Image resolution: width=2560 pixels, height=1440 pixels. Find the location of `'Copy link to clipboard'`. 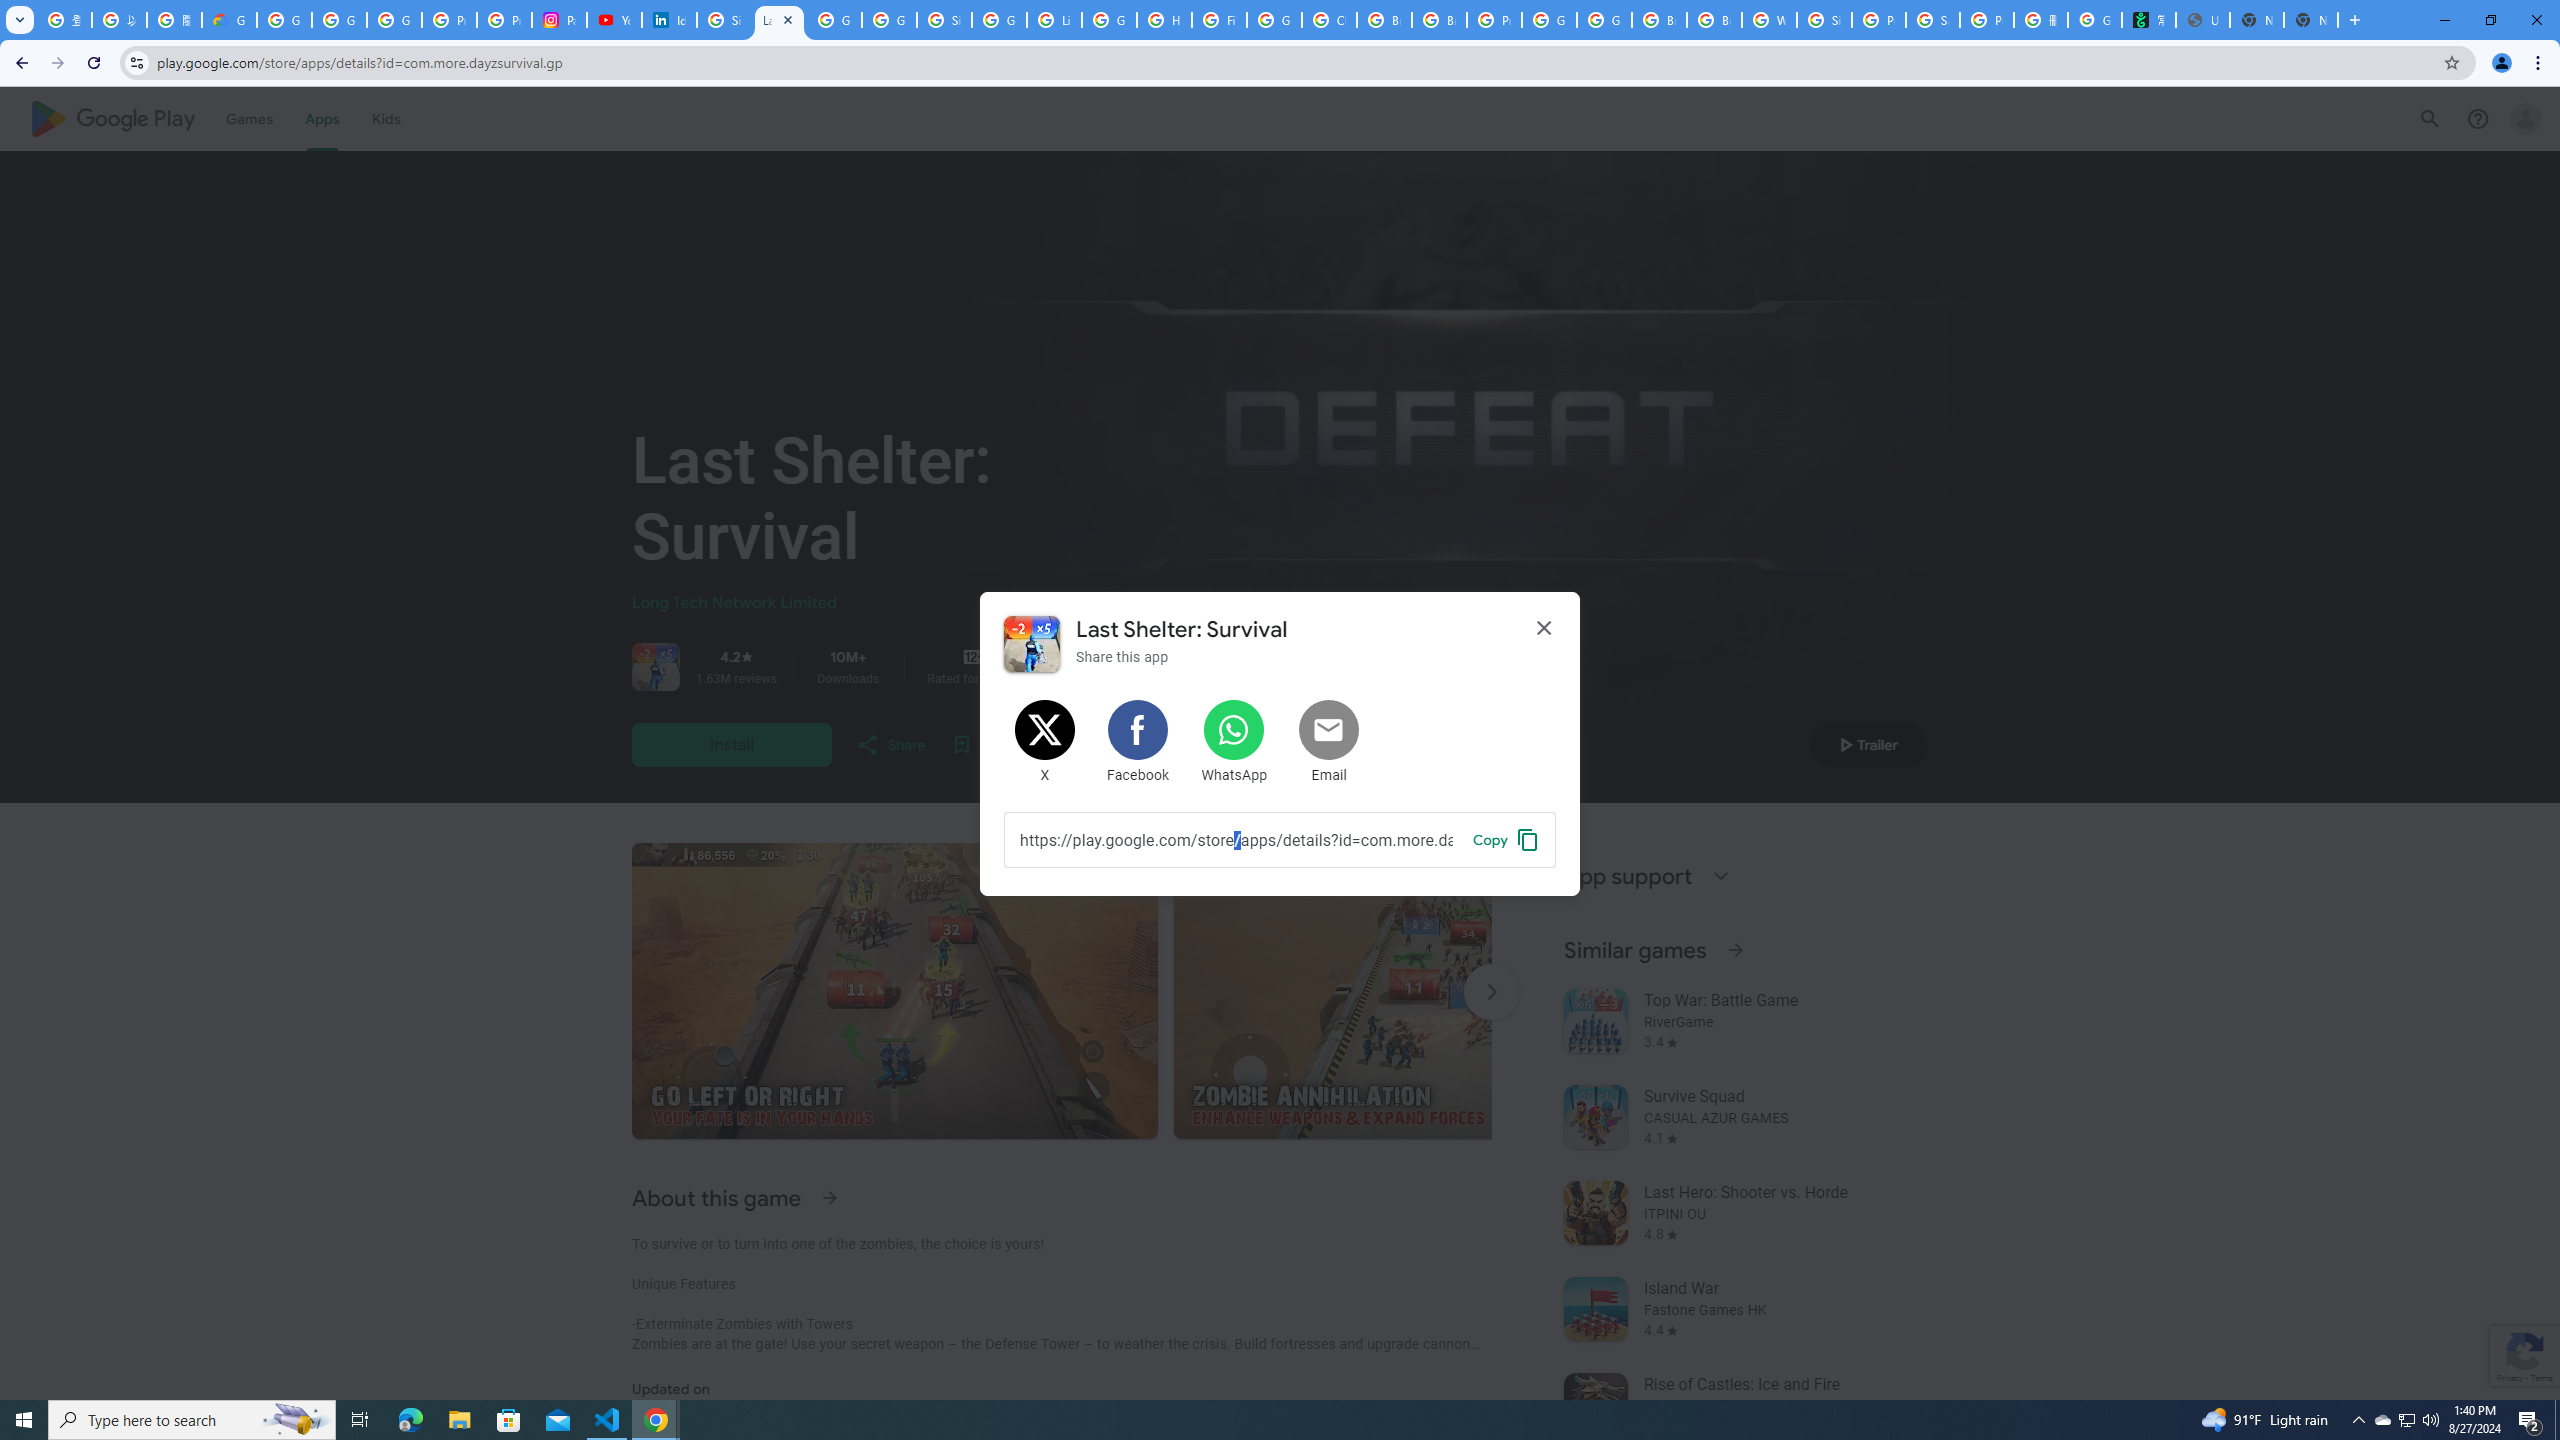

'Copy link to clipboard' is located at coordinates (1505, 838).